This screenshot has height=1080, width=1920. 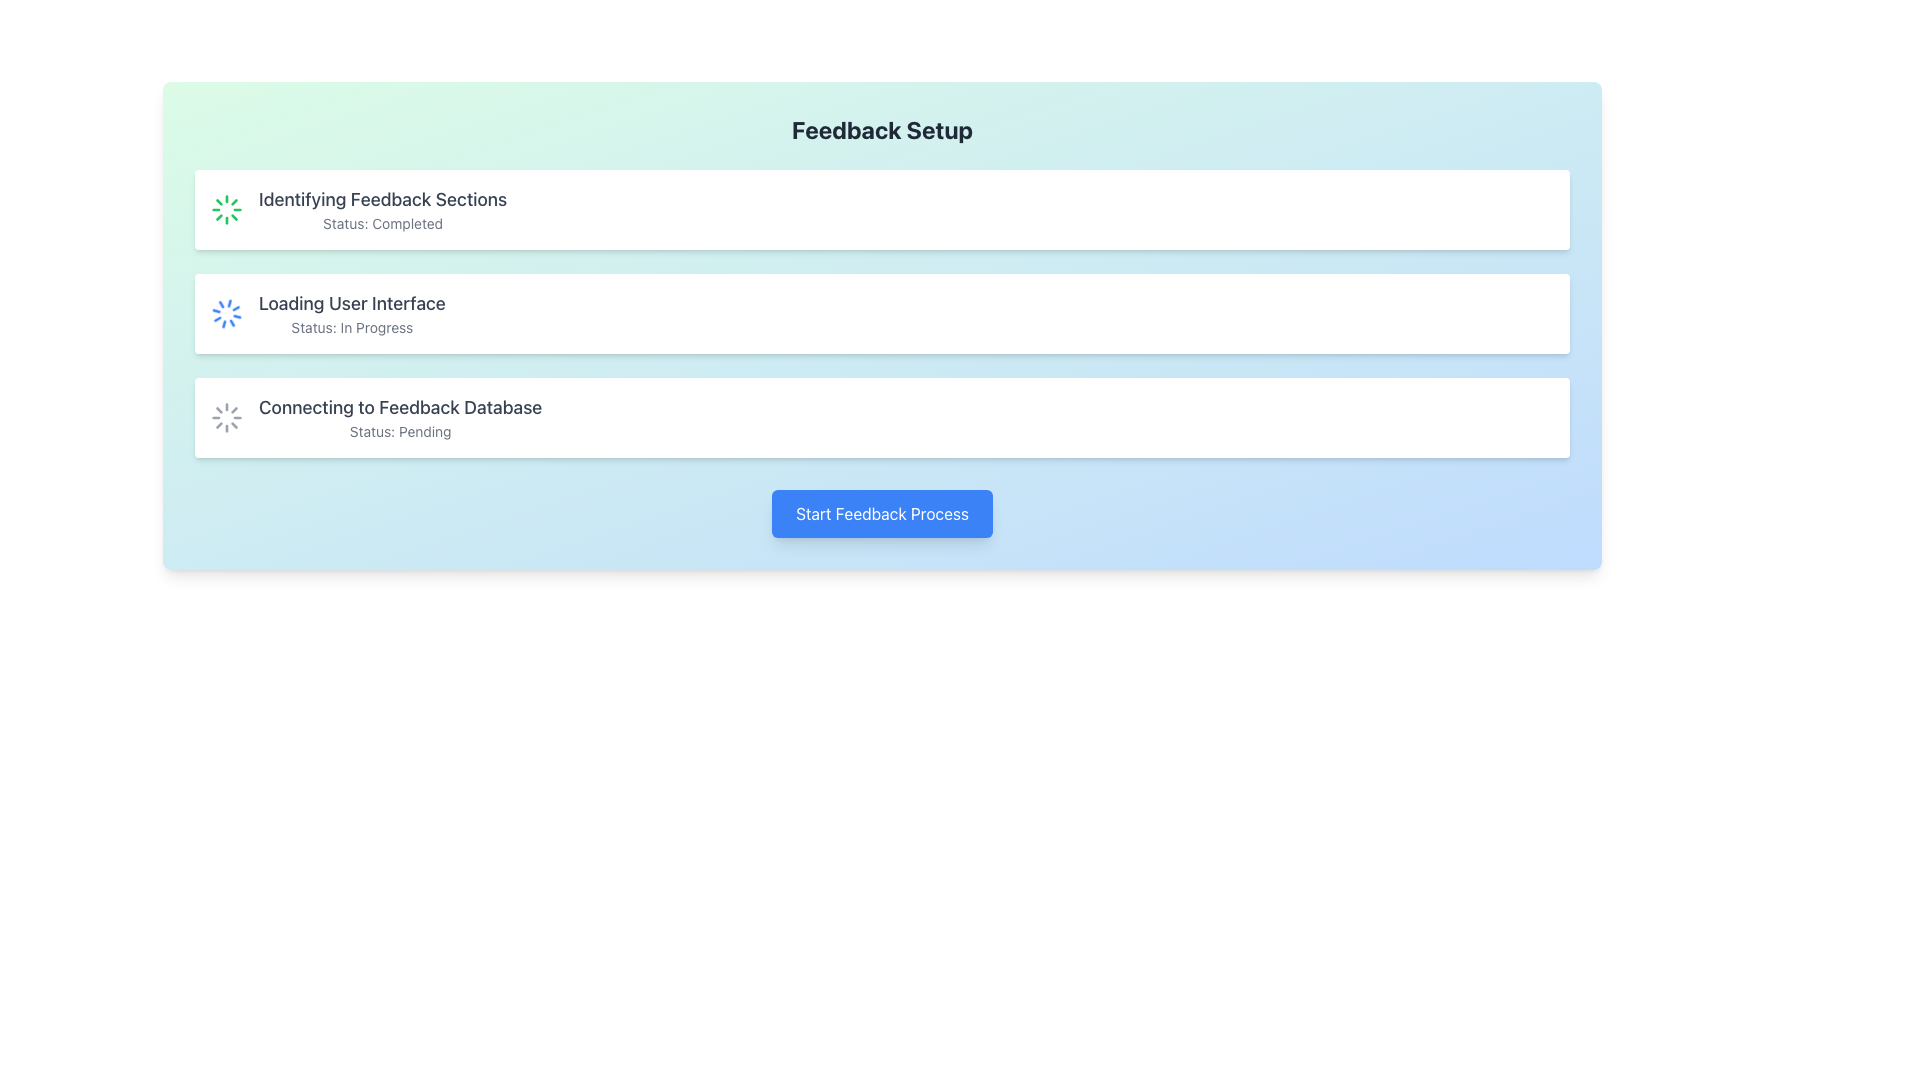 I want to click on the main action button located at the bottom center of the interface to initiate the feedback process, so click(x=881, y=512).